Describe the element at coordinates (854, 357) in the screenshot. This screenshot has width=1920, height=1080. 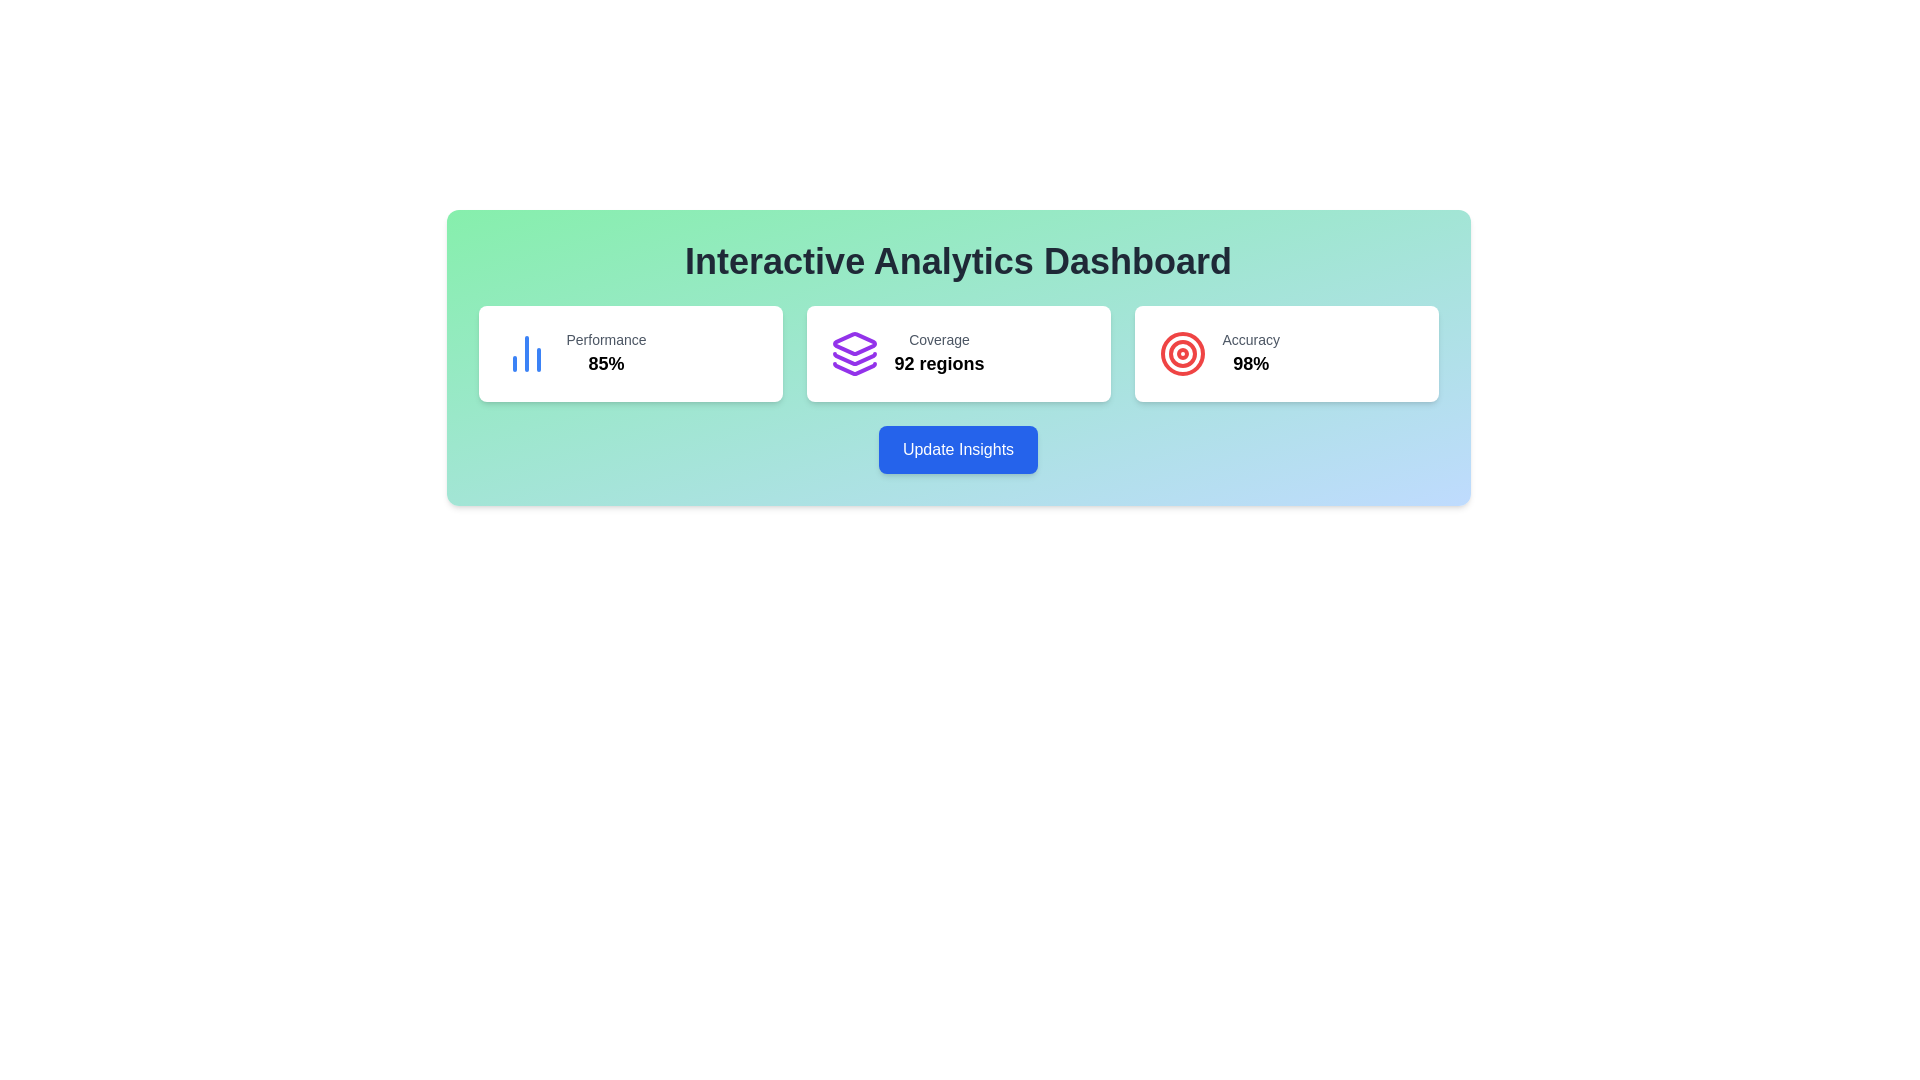
I see `the middle layer of the three-layered stack icon in the Interactive Analytics Dashboard, which is represented by a purple outlined angular shape` at that location.